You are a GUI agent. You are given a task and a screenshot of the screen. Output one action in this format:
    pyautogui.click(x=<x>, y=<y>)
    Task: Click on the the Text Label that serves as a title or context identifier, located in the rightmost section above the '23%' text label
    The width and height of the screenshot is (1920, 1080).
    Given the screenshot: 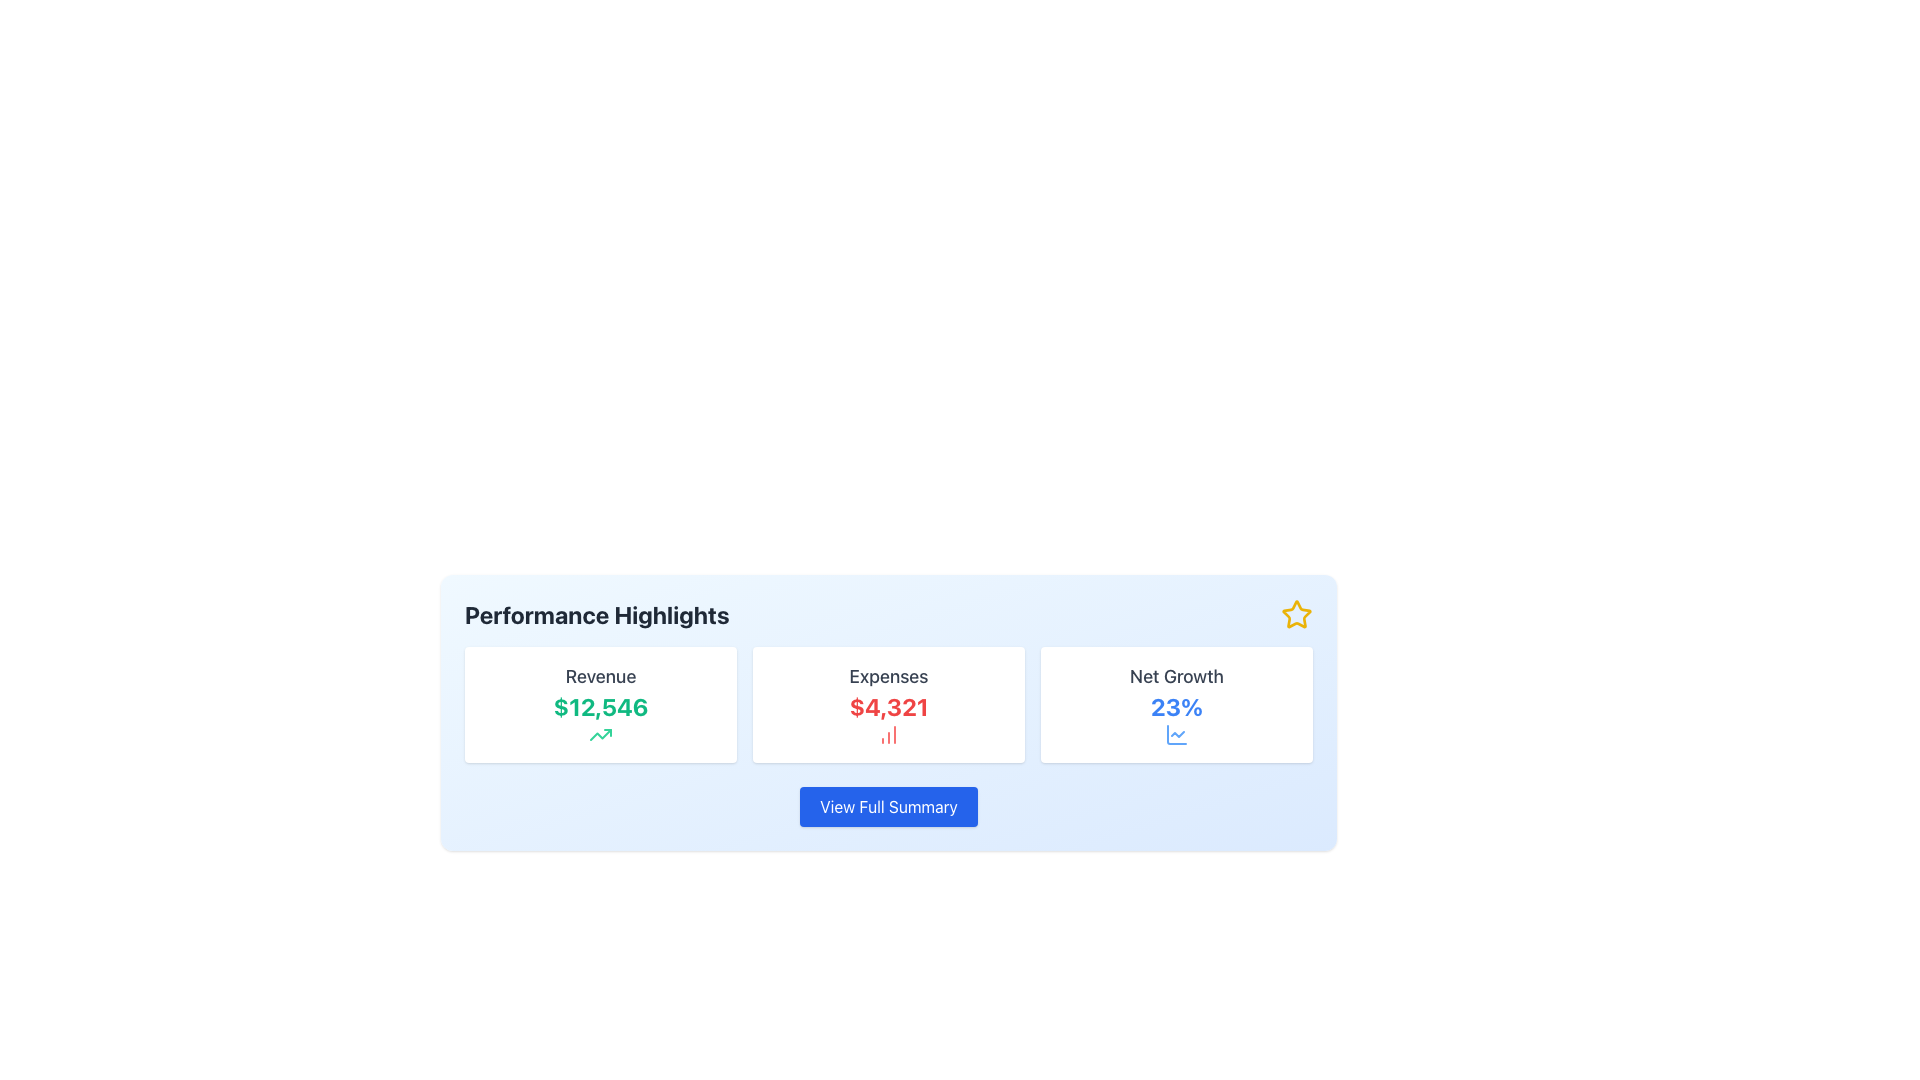 What is the action you would take?
    pyautogui.click(x=1176, y=676)
    